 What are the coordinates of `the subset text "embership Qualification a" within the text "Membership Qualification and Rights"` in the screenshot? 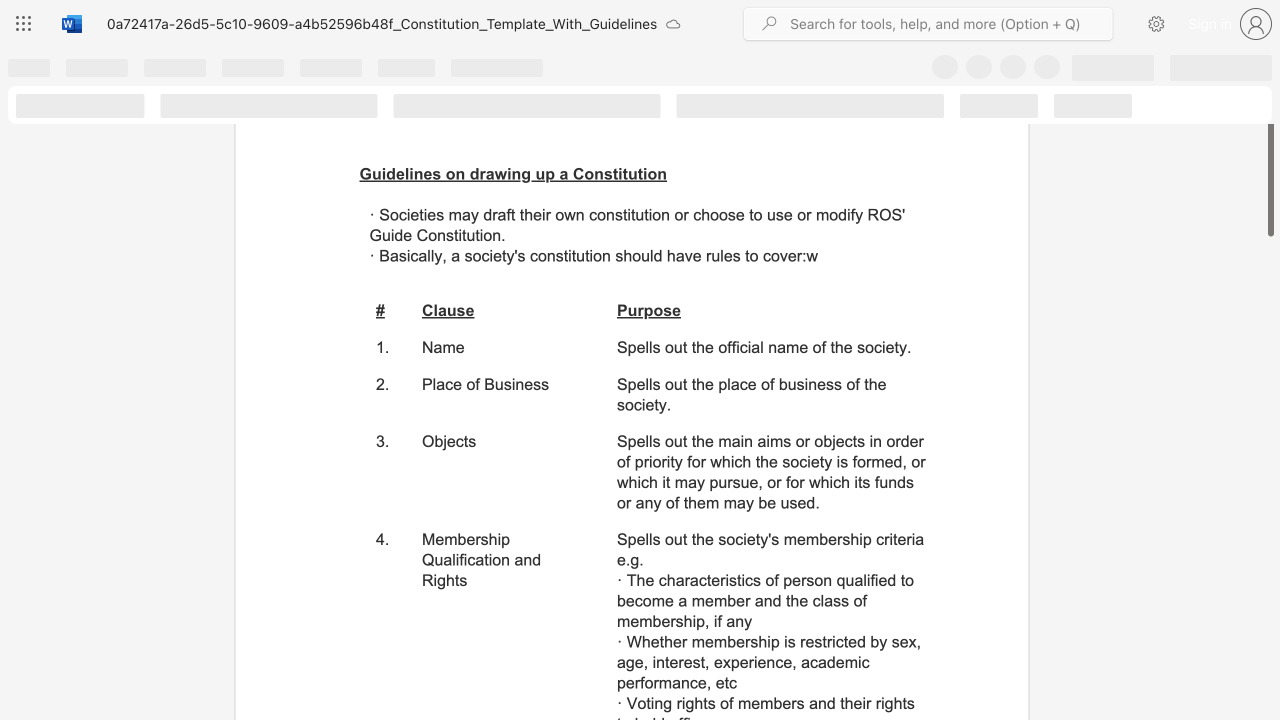 It's located at (434, 538).